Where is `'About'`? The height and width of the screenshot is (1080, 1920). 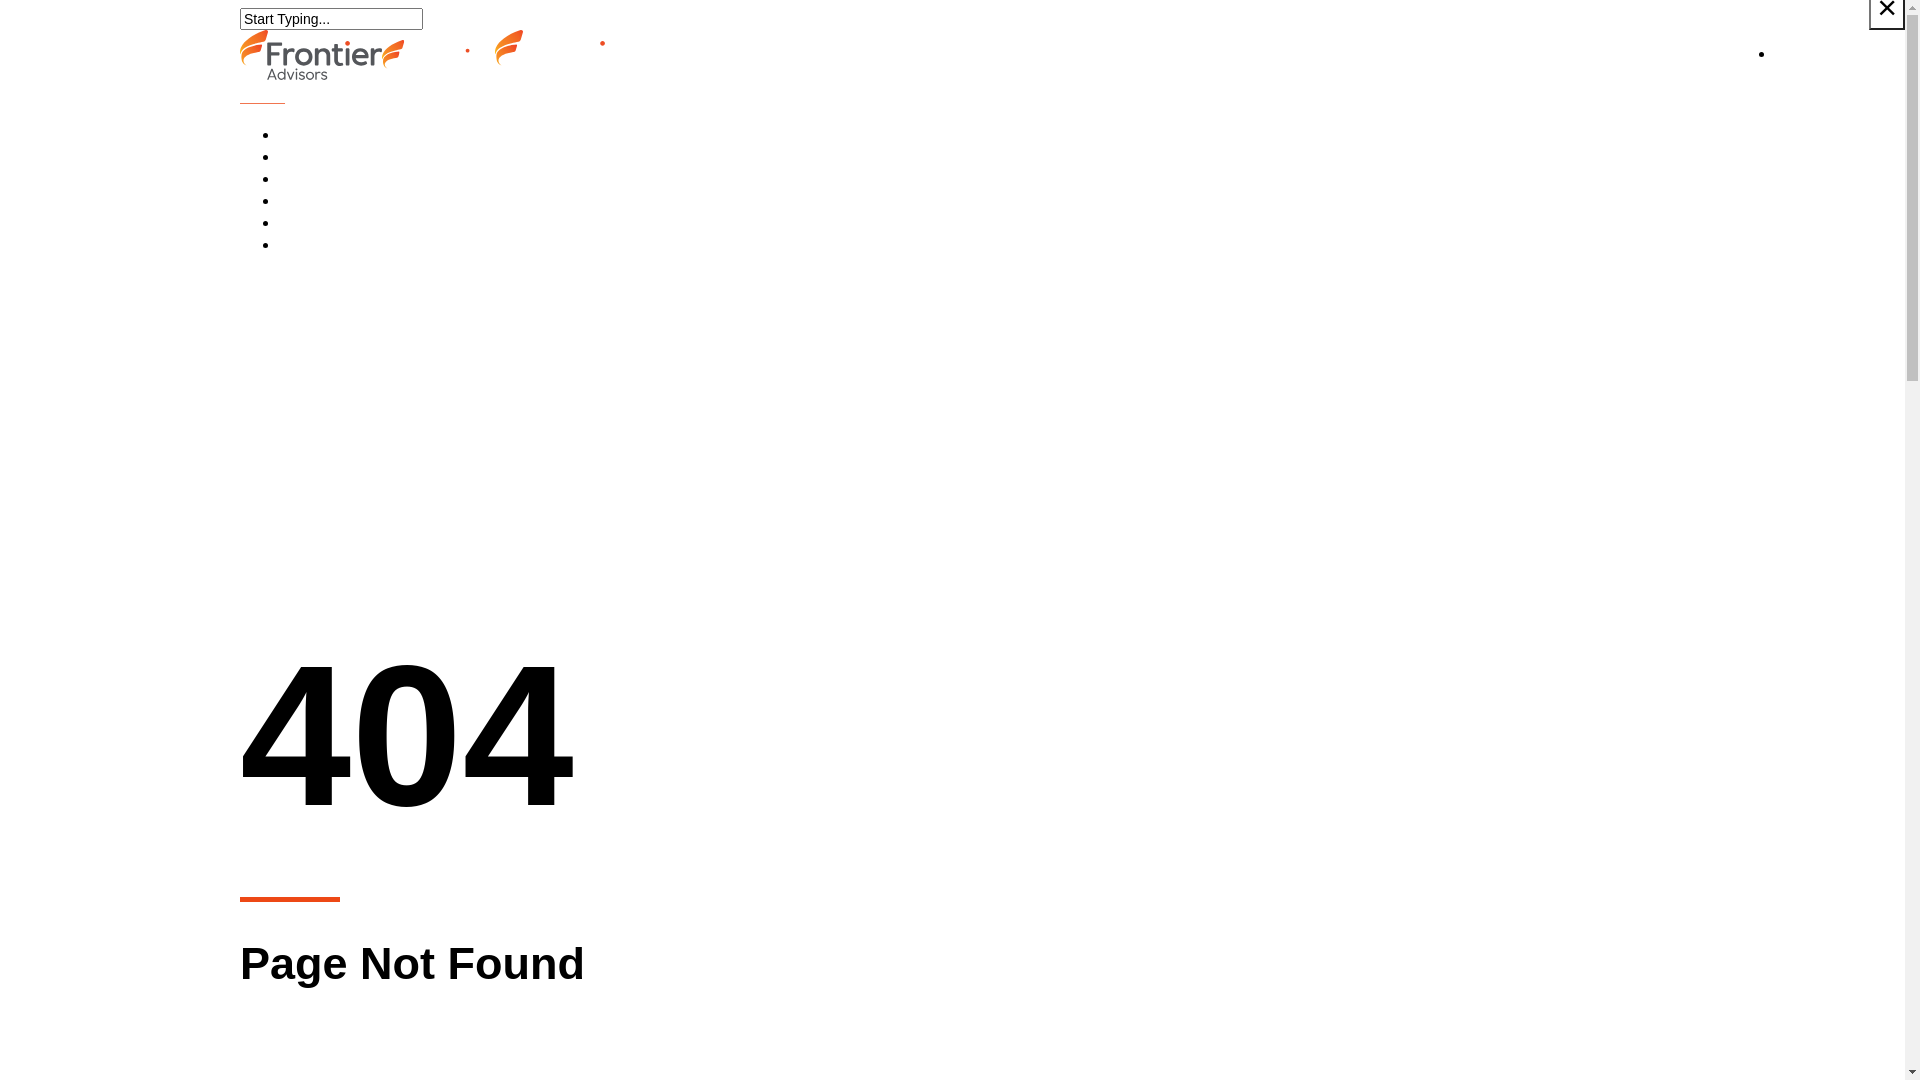 'About' is located at coordinates (323, 244).